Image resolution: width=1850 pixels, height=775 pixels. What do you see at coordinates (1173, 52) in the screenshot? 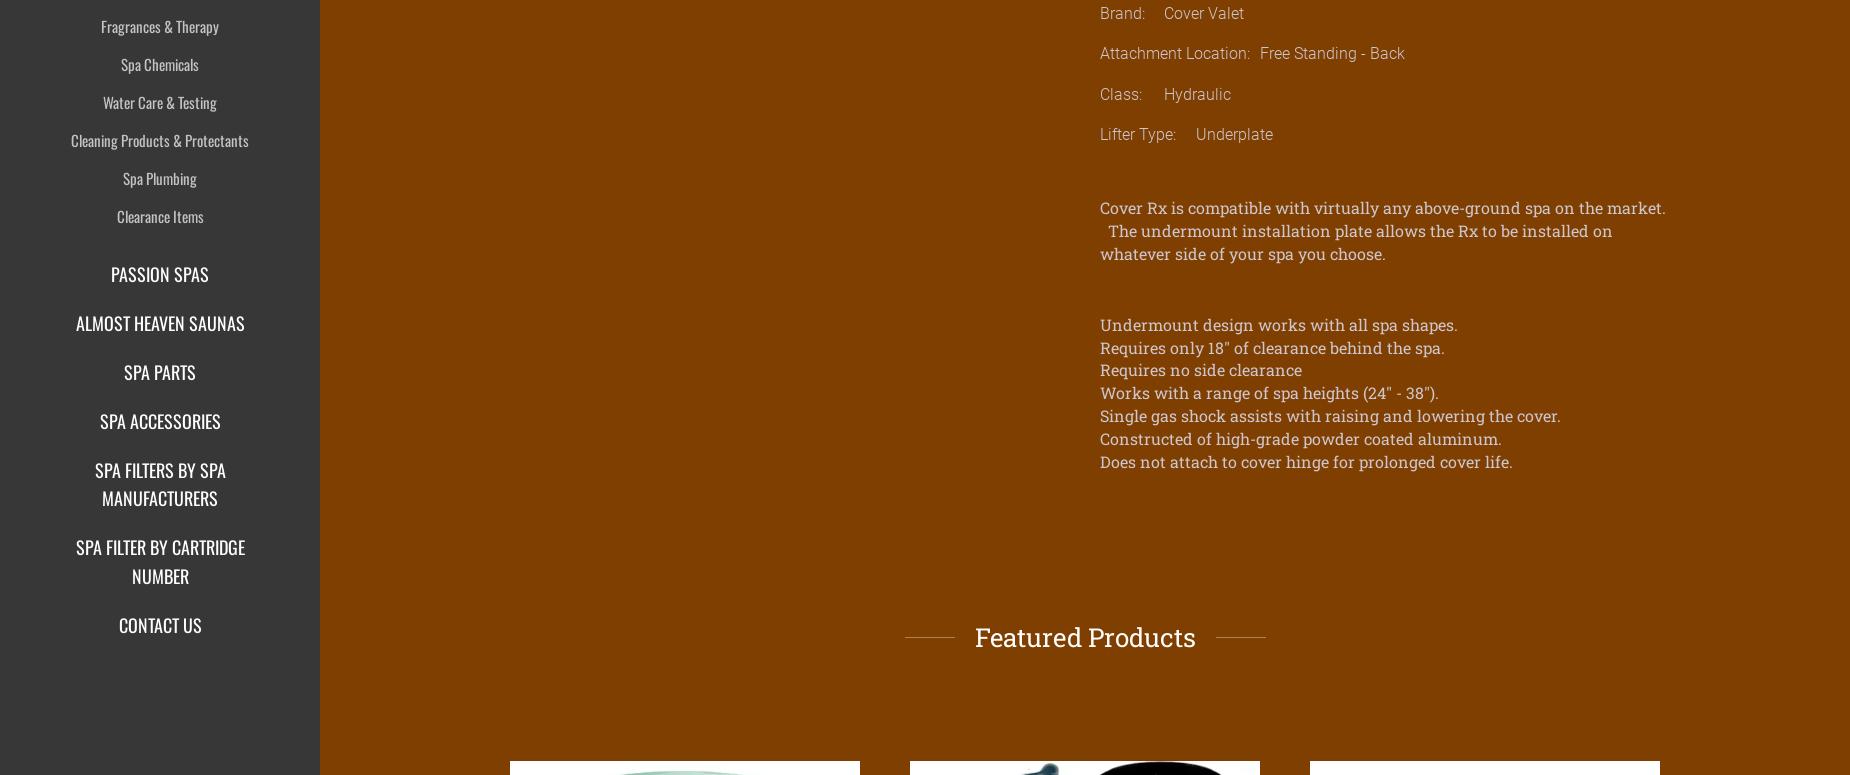
I see `'Attachment Location:'` at bounding box center [1173, 52].